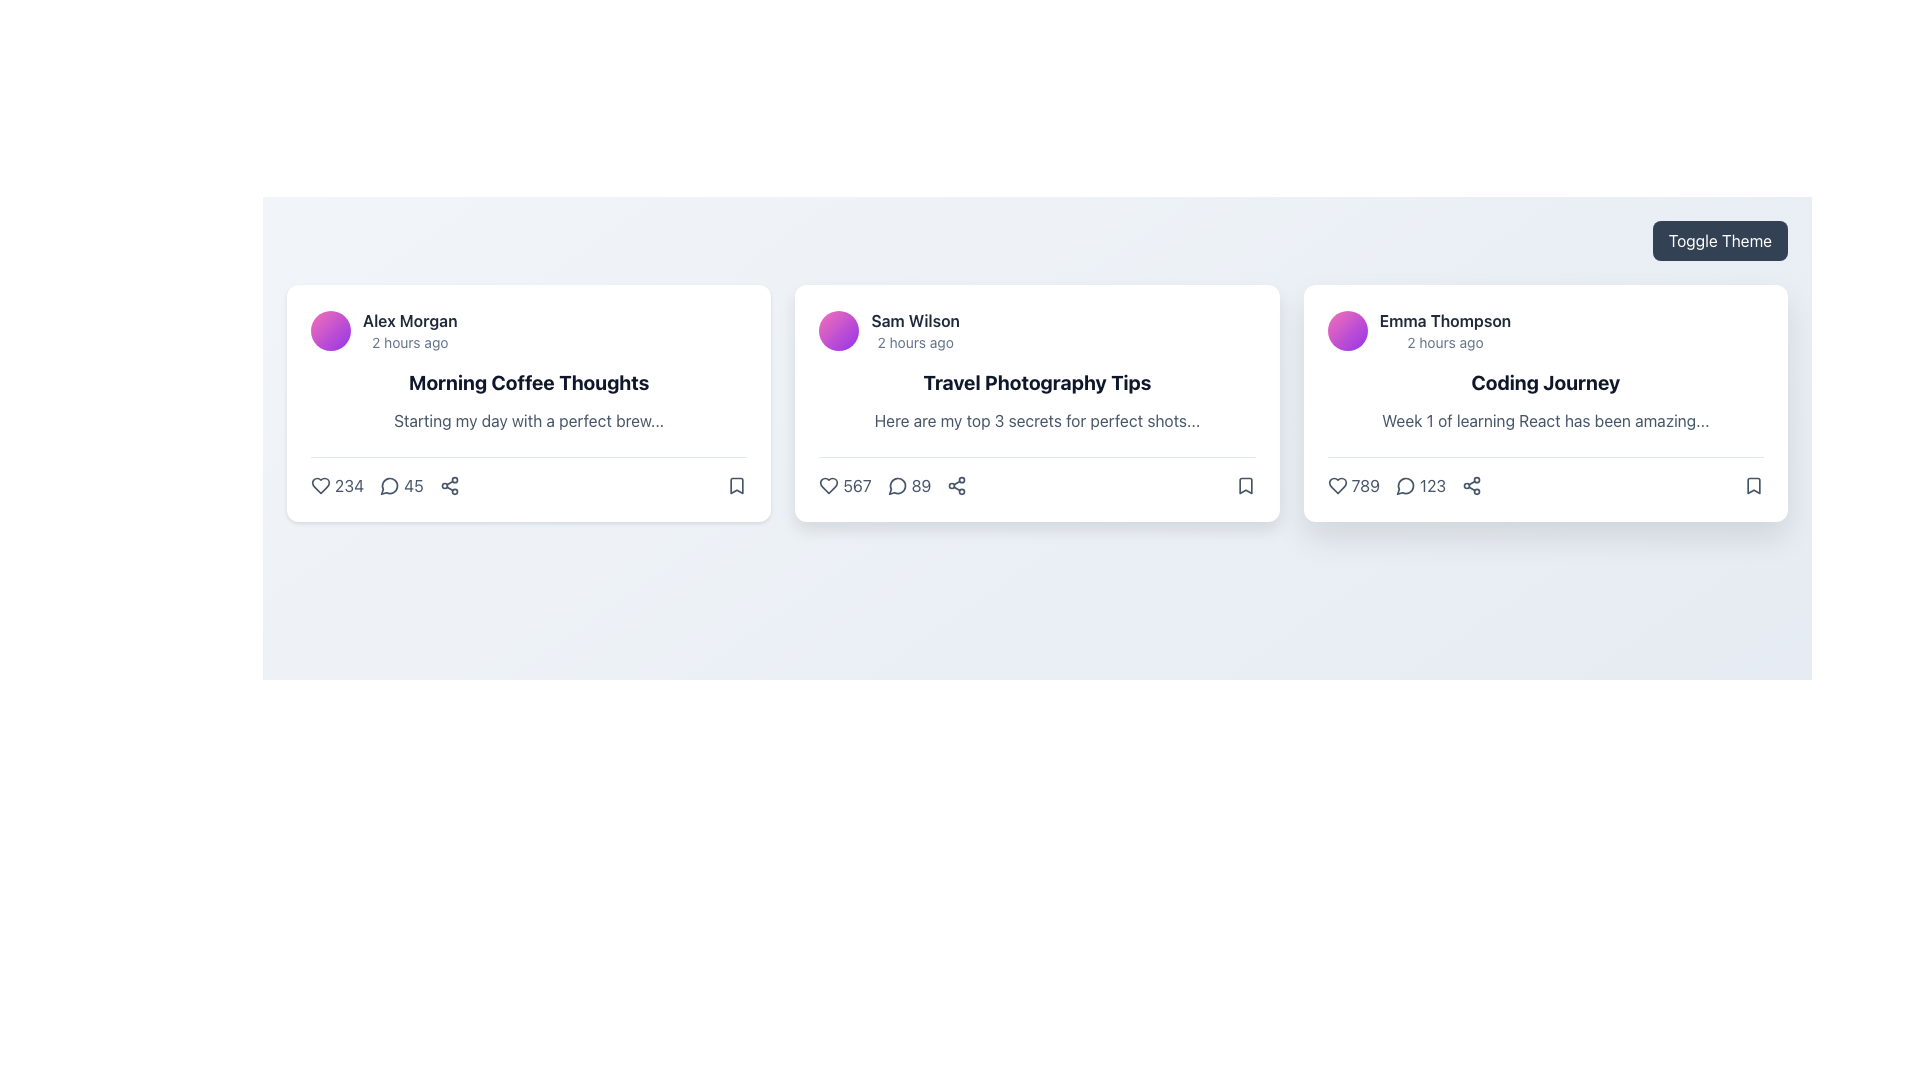 Image resolution: width=1920 pixels, height=1080 pixels. Describe the element at coordinates (321, 486) in the screenshot. I see `the heart icon representing a 'like' feature, which is an outlined SVG graphical element located at the bottom of the first content card` at that location.